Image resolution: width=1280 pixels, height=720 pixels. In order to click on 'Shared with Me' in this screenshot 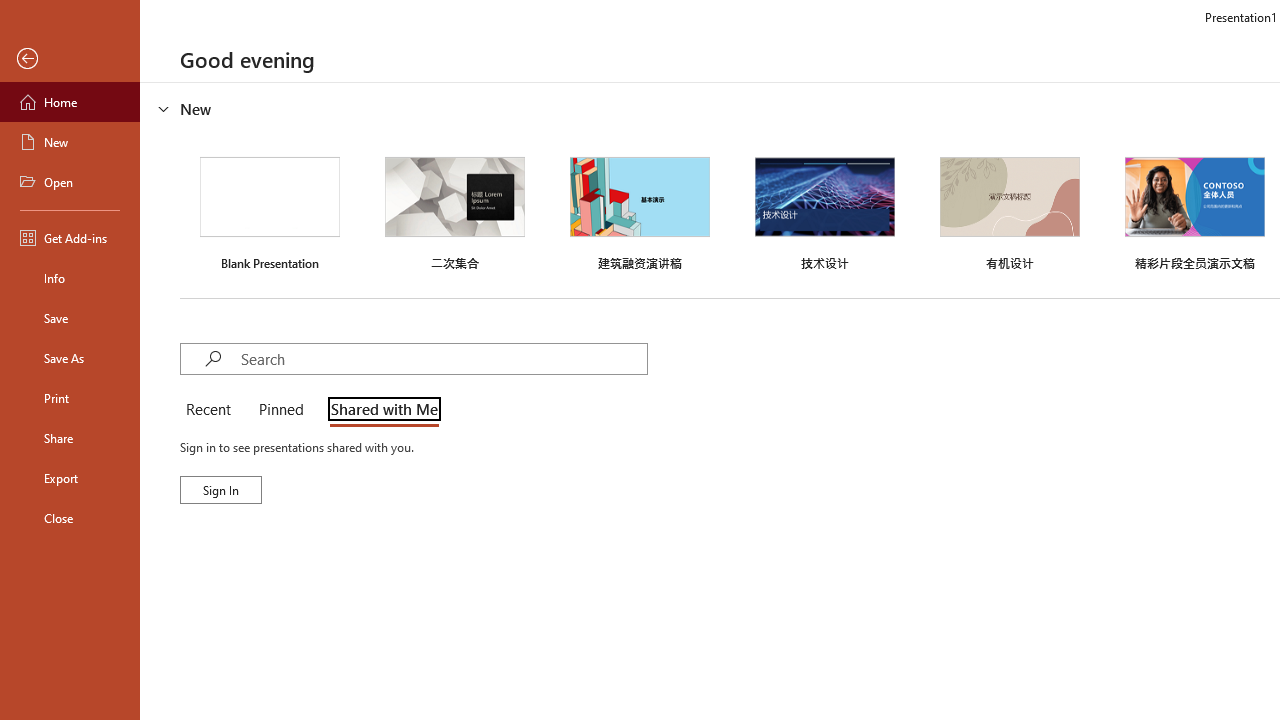, I will do `click(380, 410)`.